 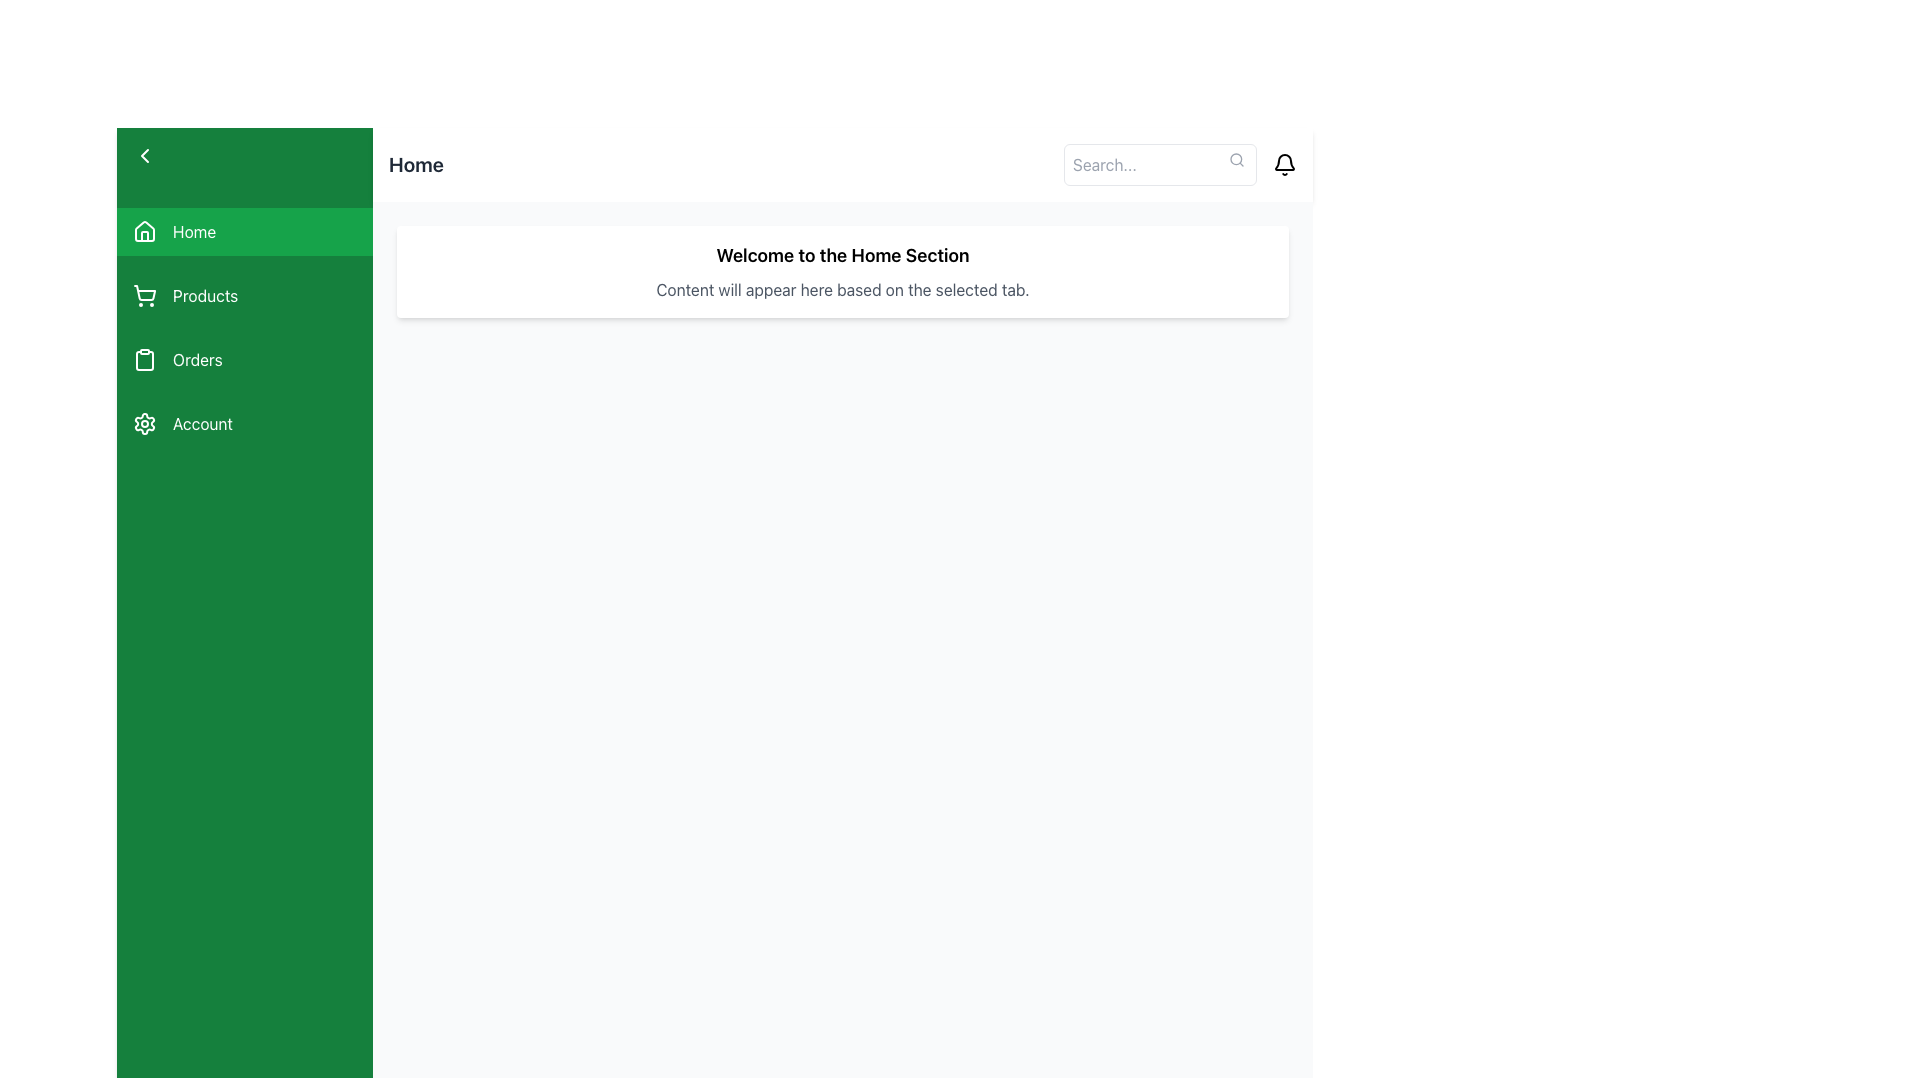 I want to click on the decorative house icon representing 'Home' in the navigation bar by interacting with the lower portion of the icon, so click(x=143, y=235).